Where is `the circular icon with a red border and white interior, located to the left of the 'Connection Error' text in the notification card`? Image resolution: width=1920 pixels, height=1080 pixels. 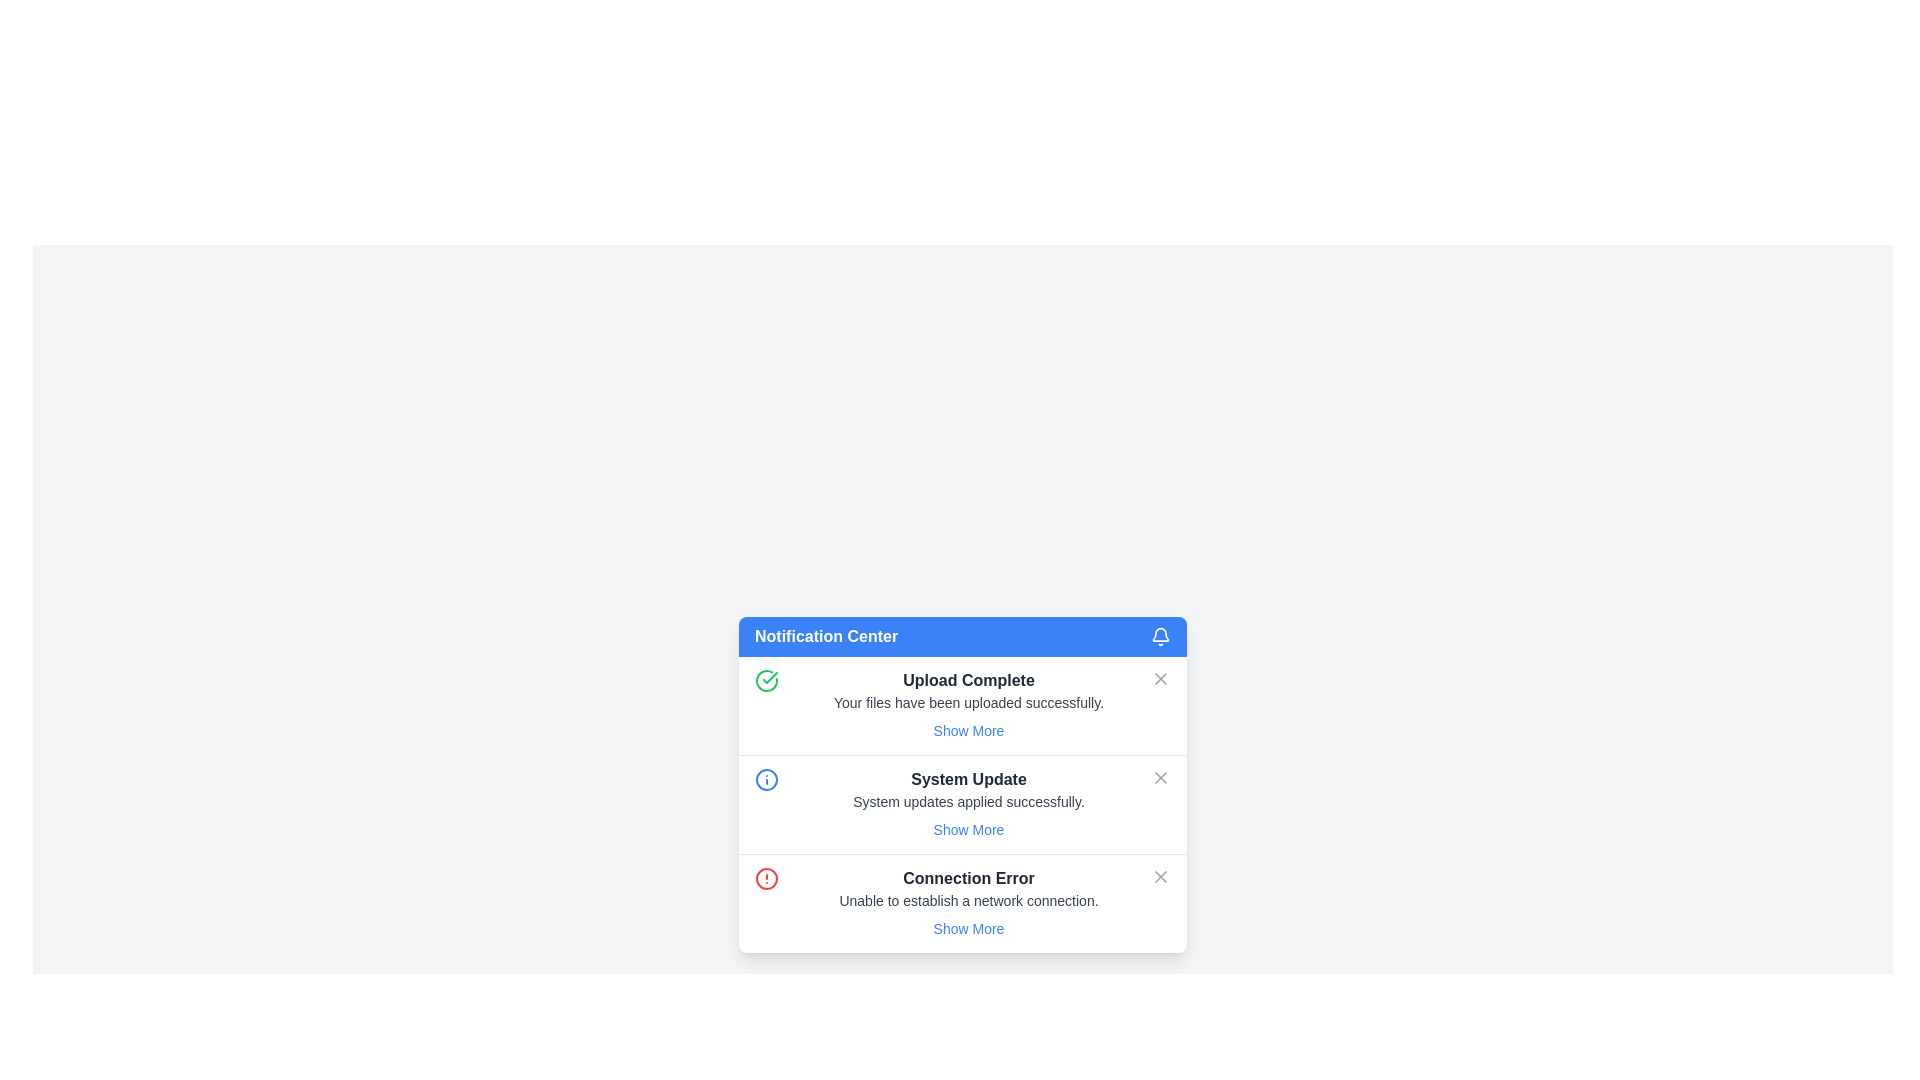 the circular icon with a red border and white interior, located to the left of the 'Connection Error' text in the notification card is located at coordinates (766, 878).